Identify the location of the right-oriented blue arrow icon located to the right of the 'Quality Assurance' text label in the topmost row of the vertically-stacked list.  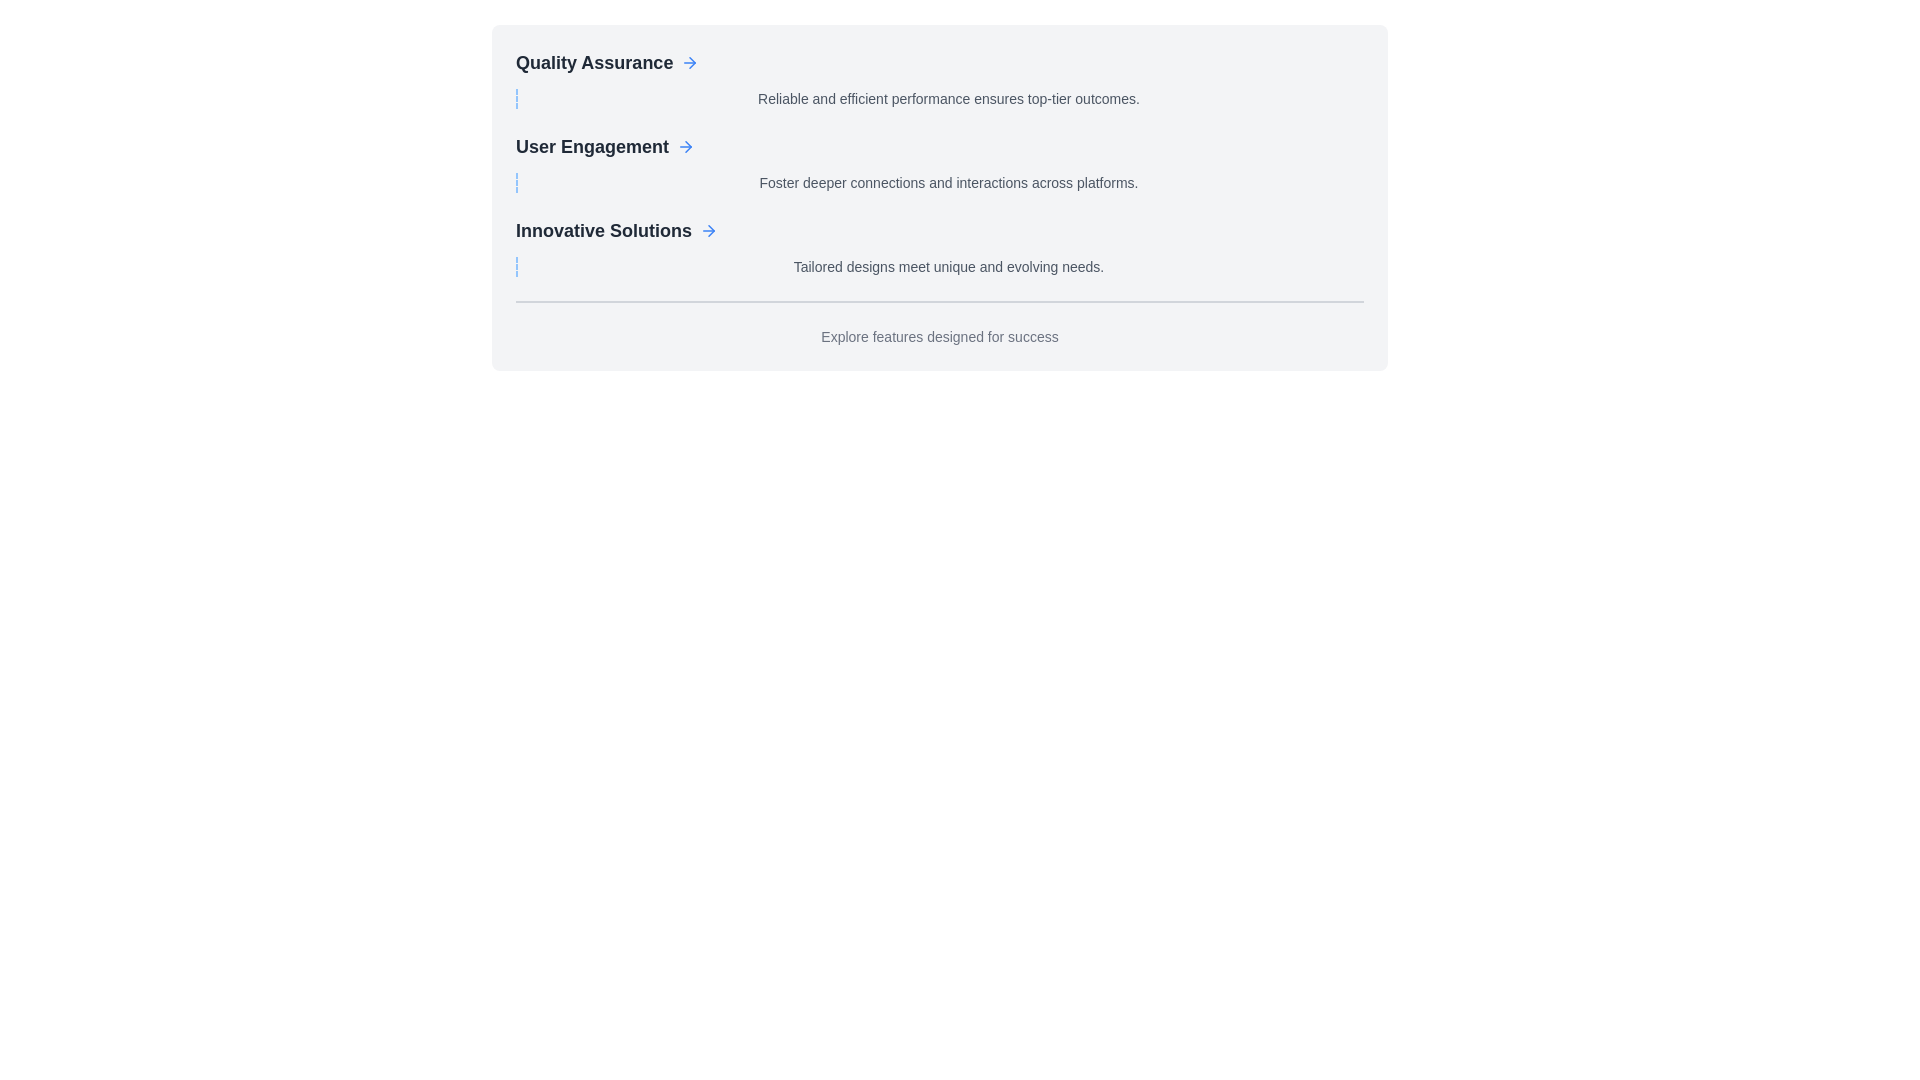
(690, 61).